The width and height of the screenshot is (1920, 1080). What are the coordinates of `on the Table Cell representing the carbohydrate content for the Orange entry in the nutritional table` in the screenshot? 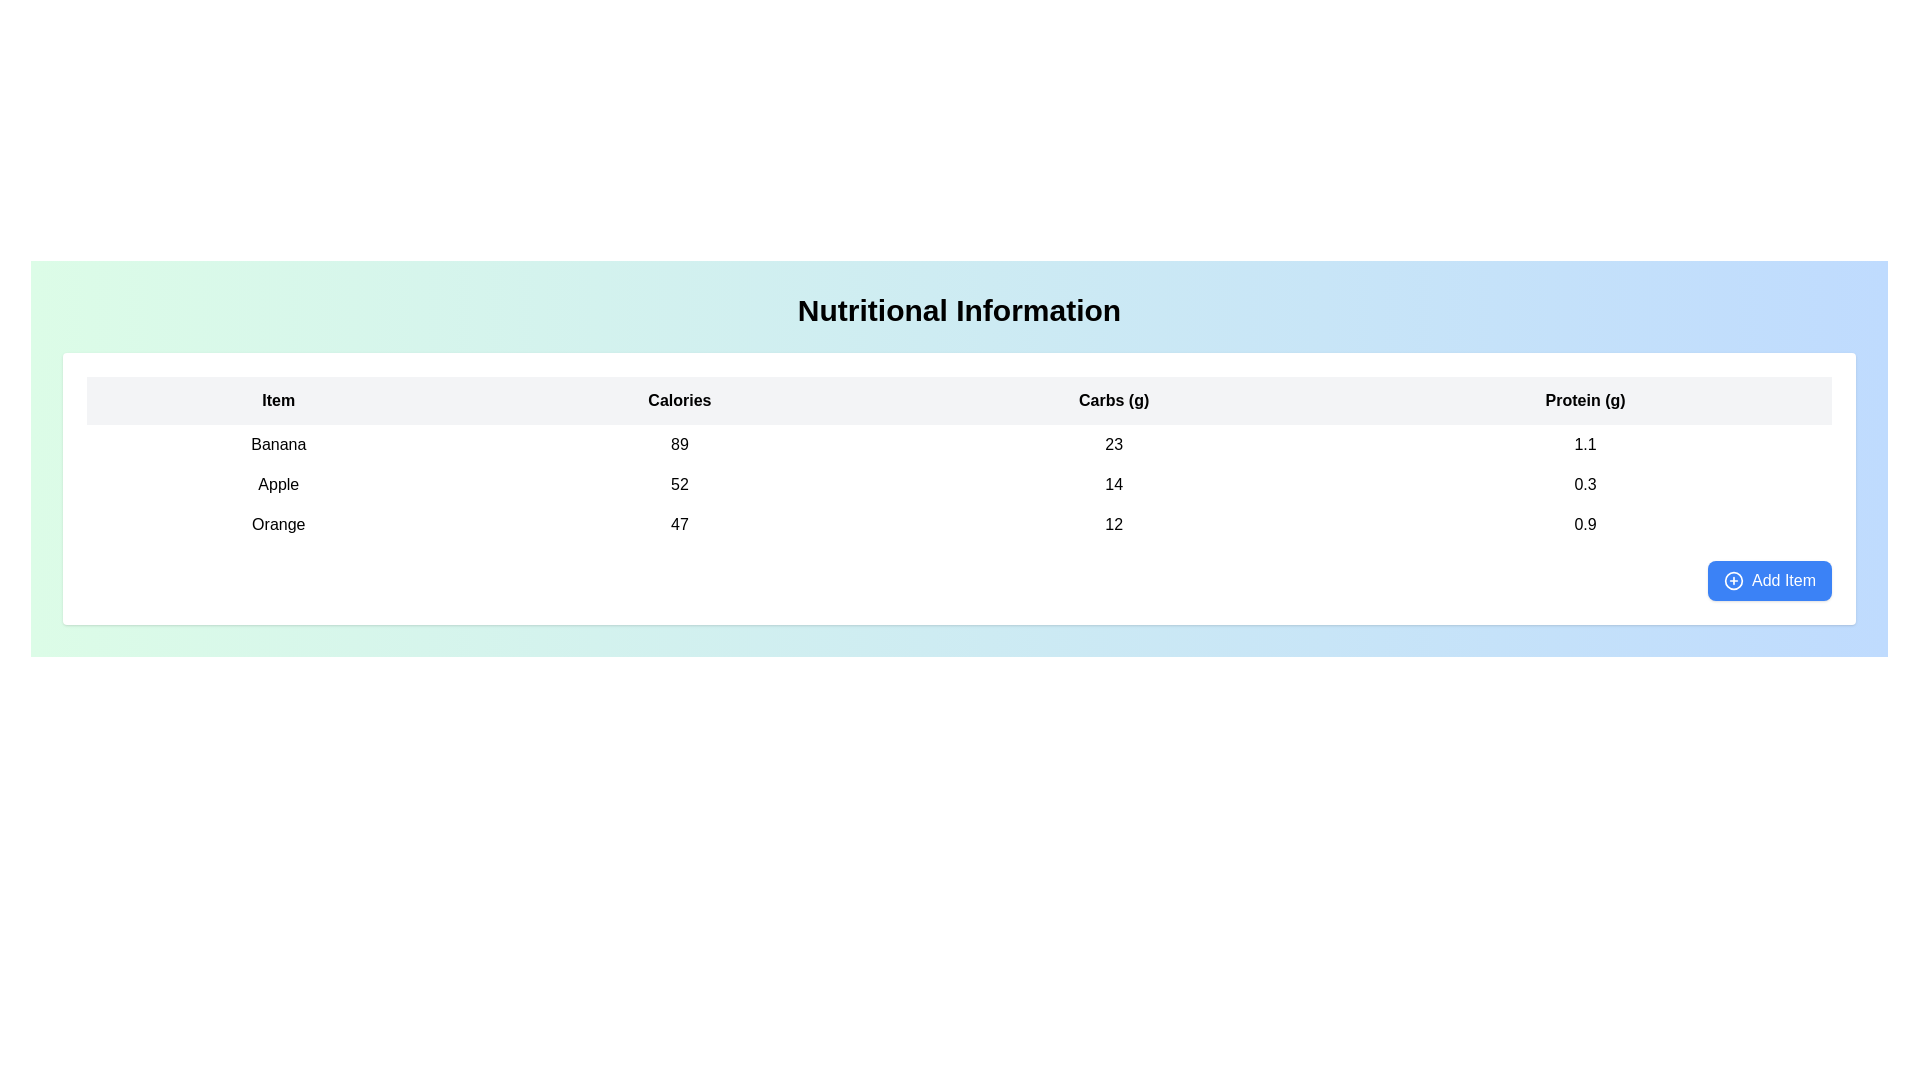 It's located at (1113, 523).